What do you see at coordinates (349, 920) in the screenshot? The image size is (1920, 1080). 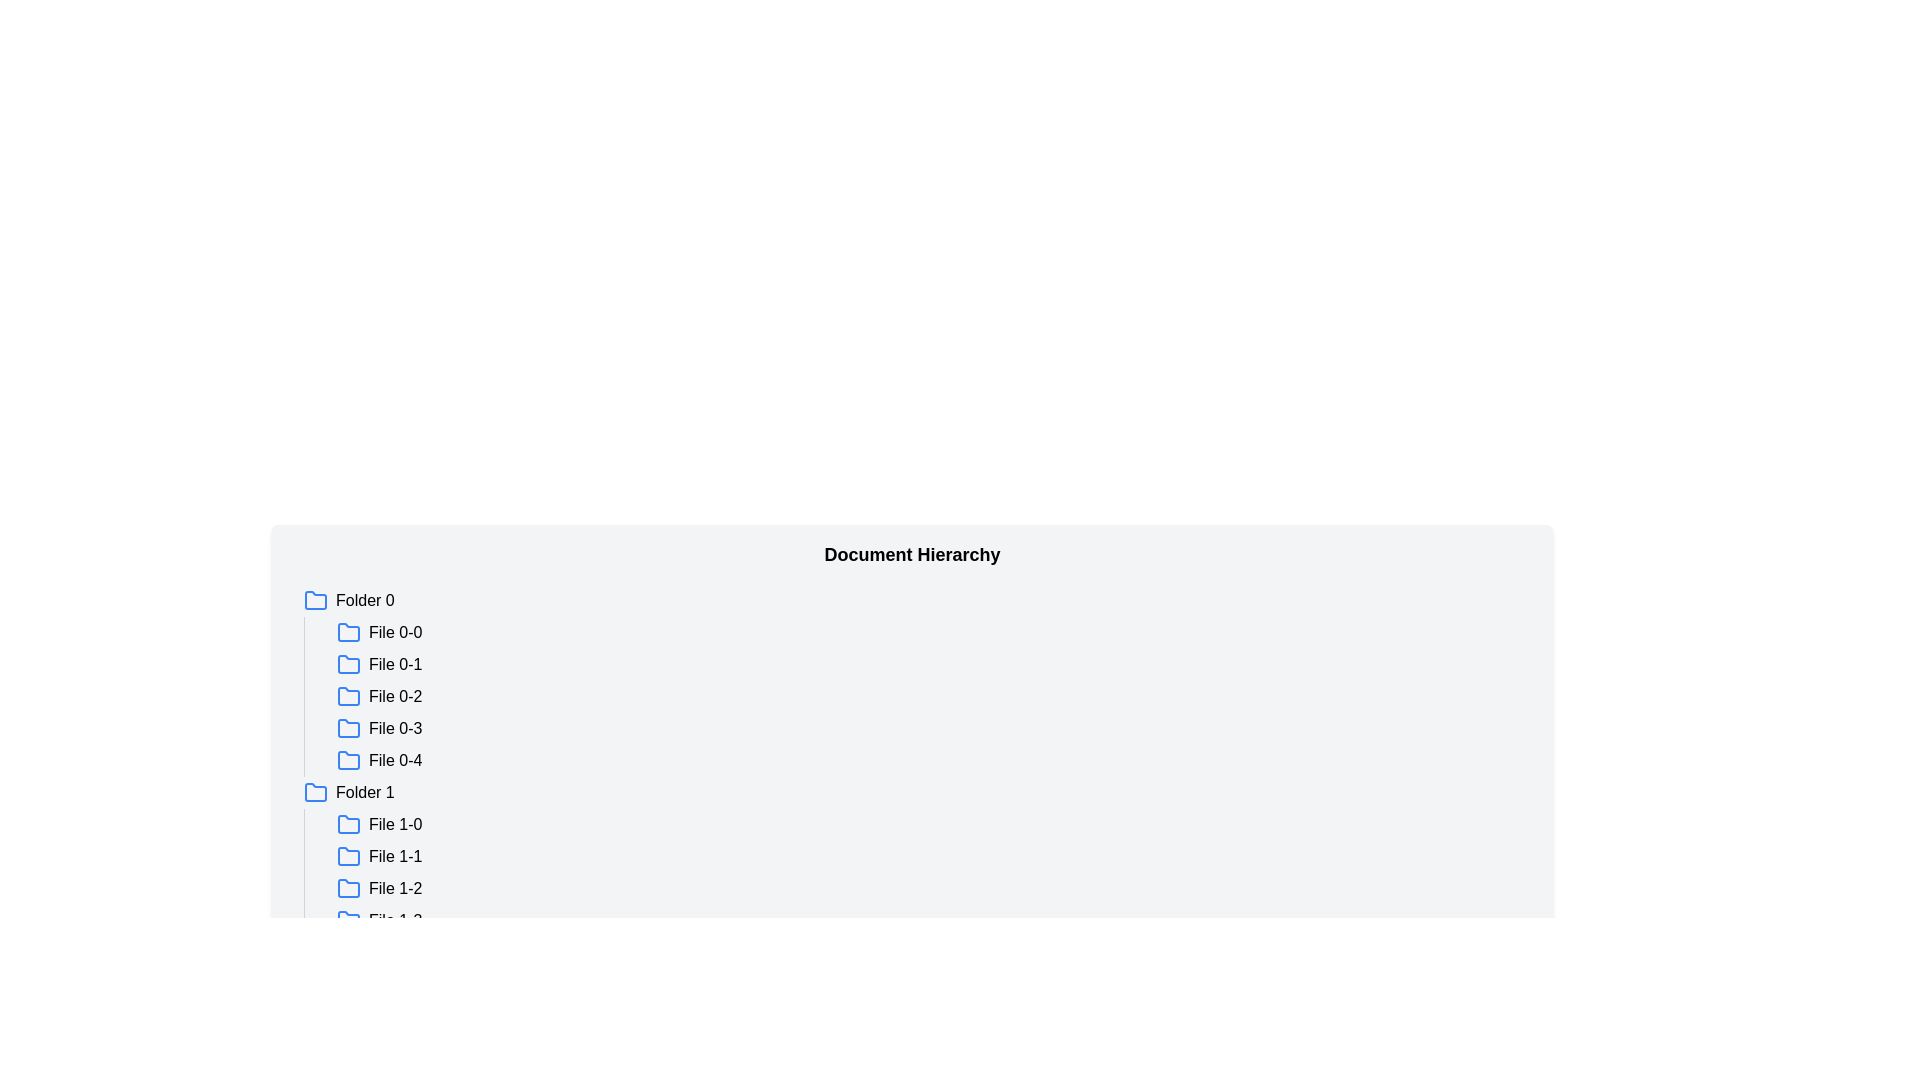 I see `the fourth folder icon located alongside the label 'File 1-3' within the 'Folder 1' category` at bounding box center [349, 920].